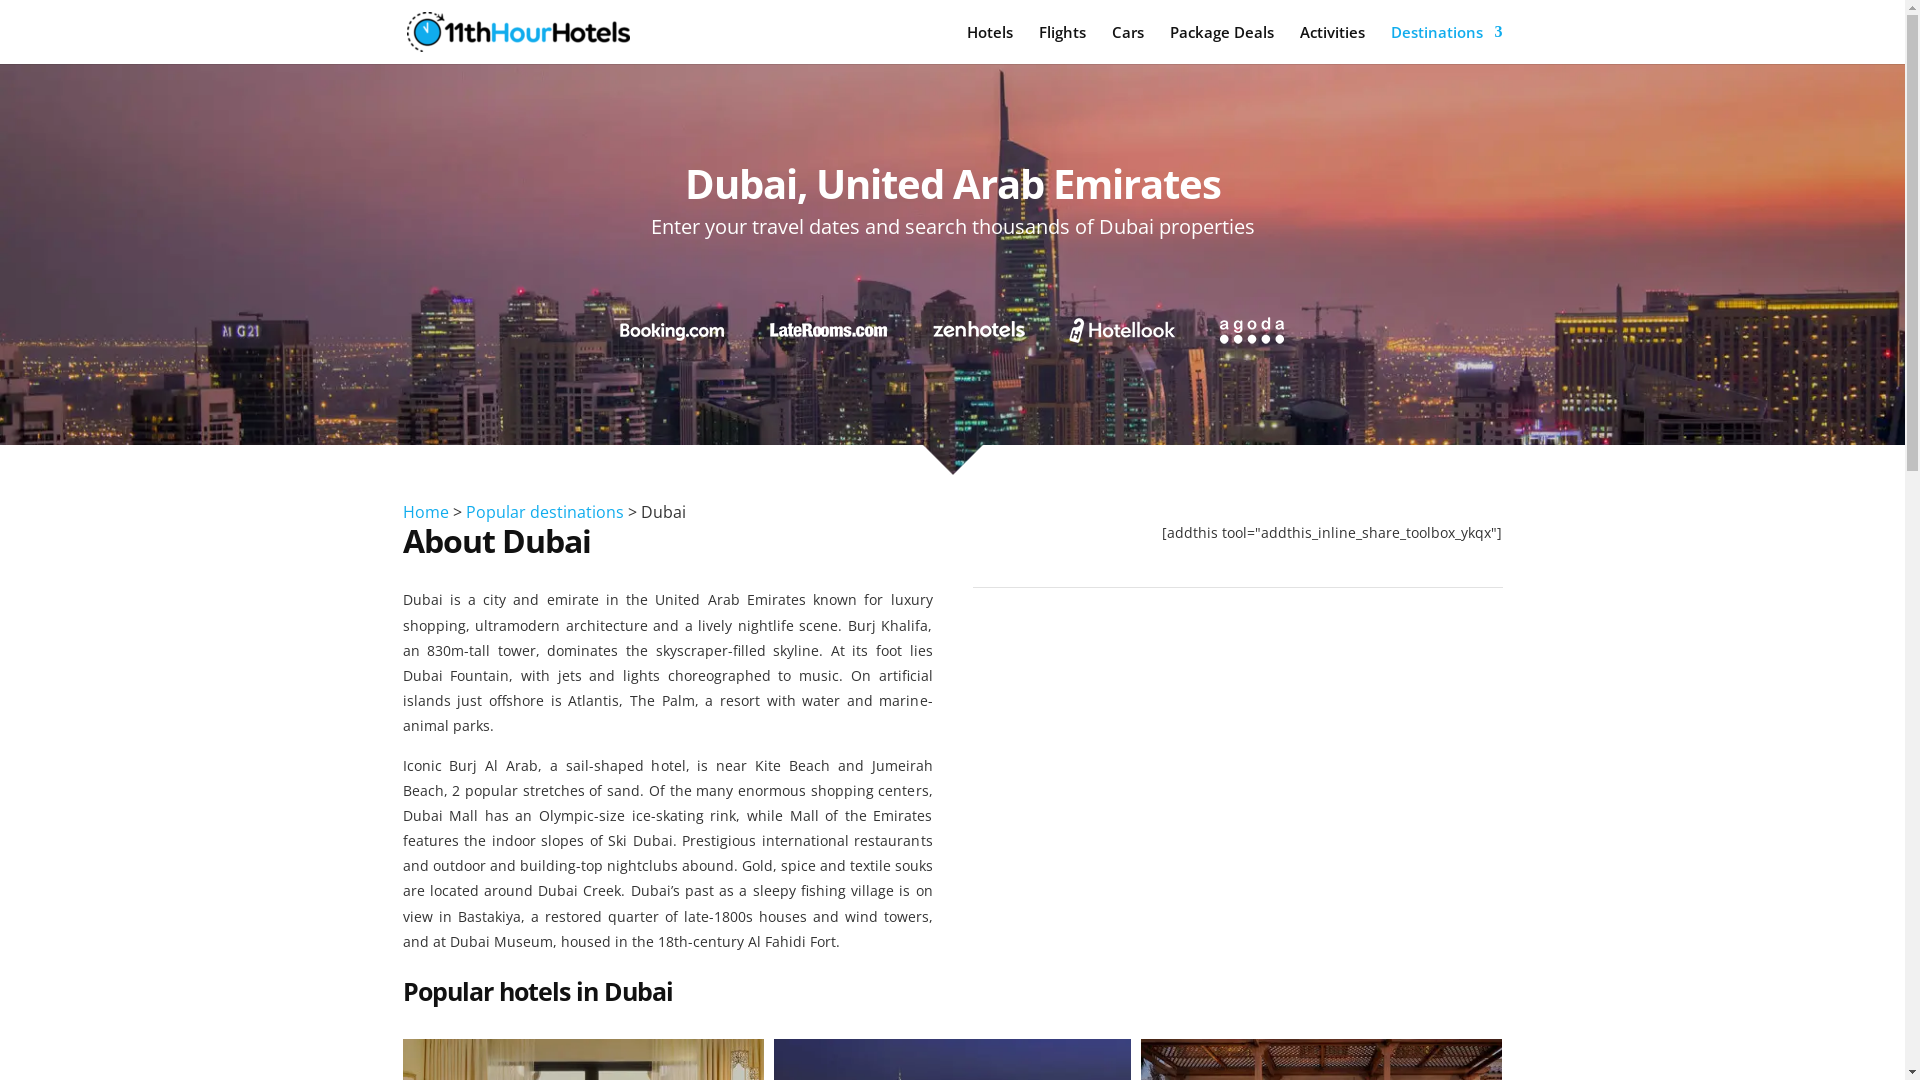  Describe the element at coordinates (965, 44) in the screenshot. I see `'Hotels'` at that location.